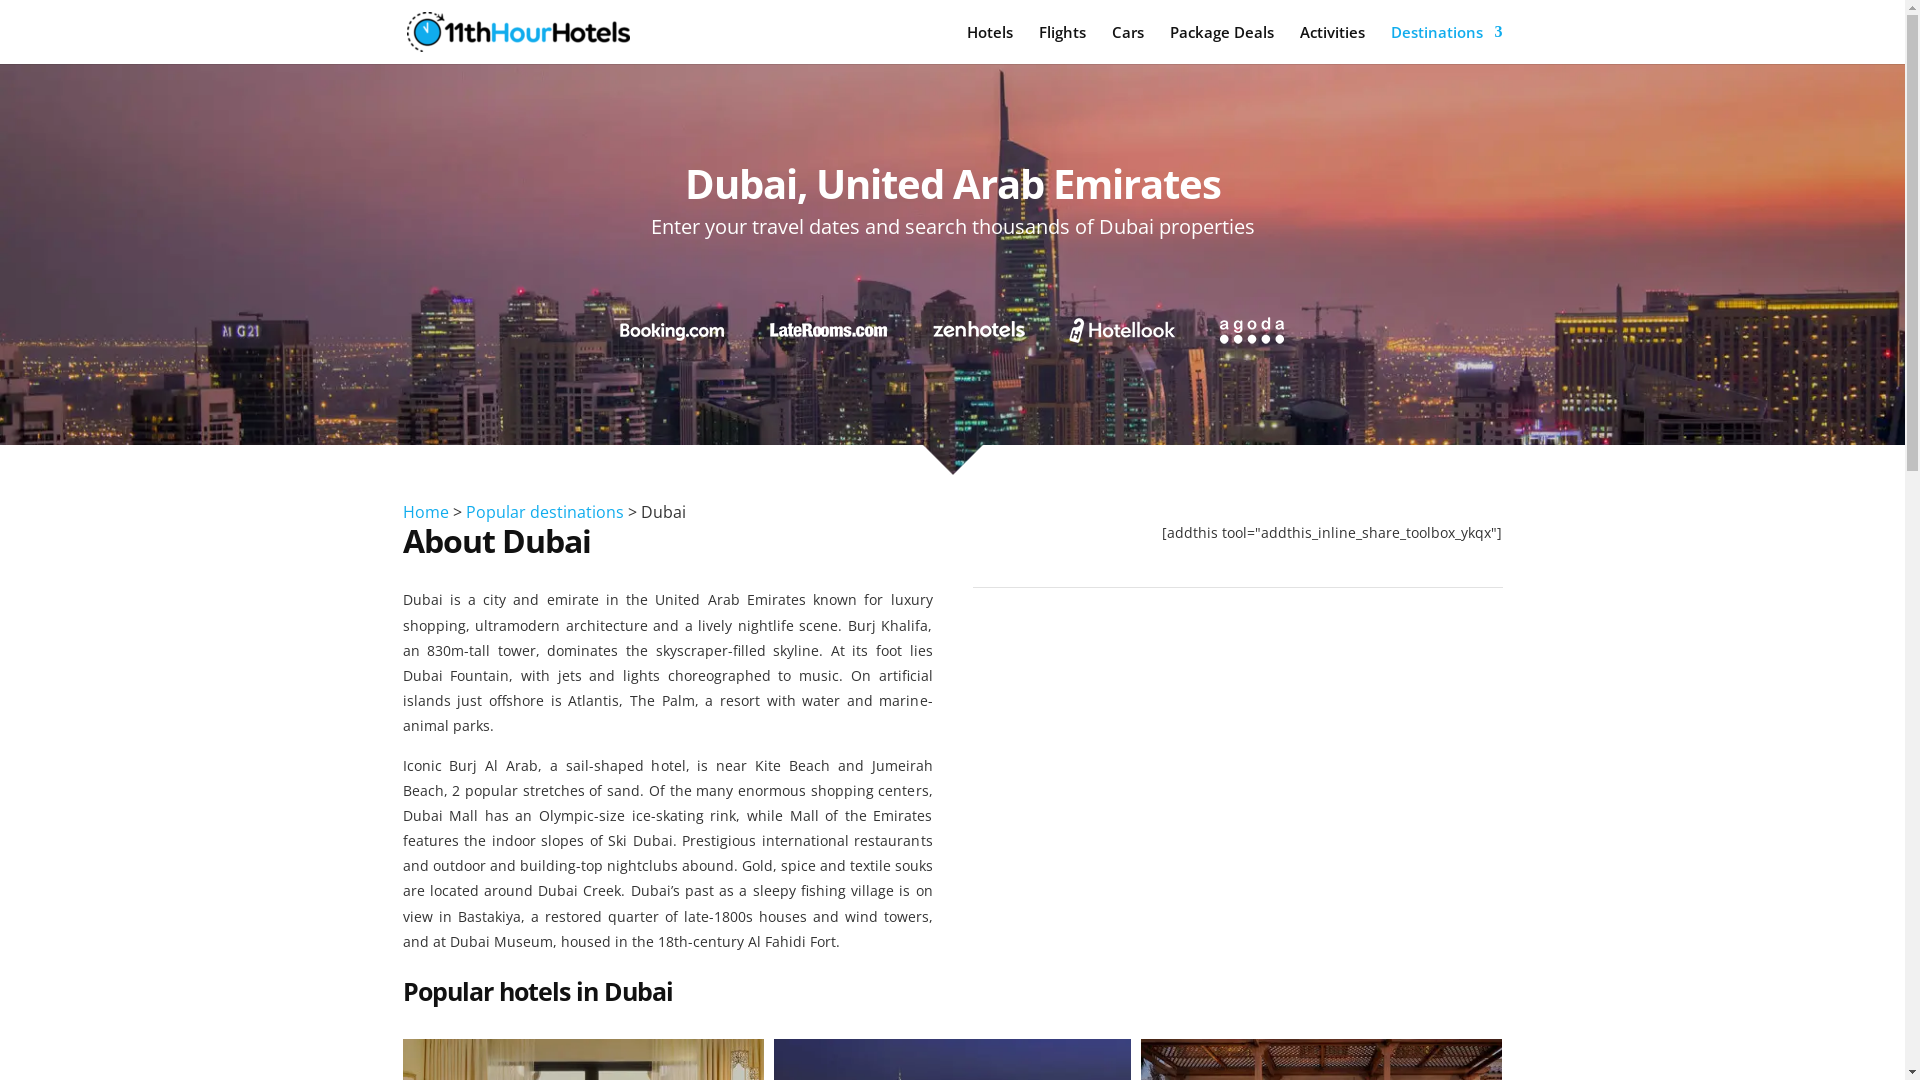  Describe the element at coordinates (965, 44) in the screenshot. I see `'Hotels'` at that location.